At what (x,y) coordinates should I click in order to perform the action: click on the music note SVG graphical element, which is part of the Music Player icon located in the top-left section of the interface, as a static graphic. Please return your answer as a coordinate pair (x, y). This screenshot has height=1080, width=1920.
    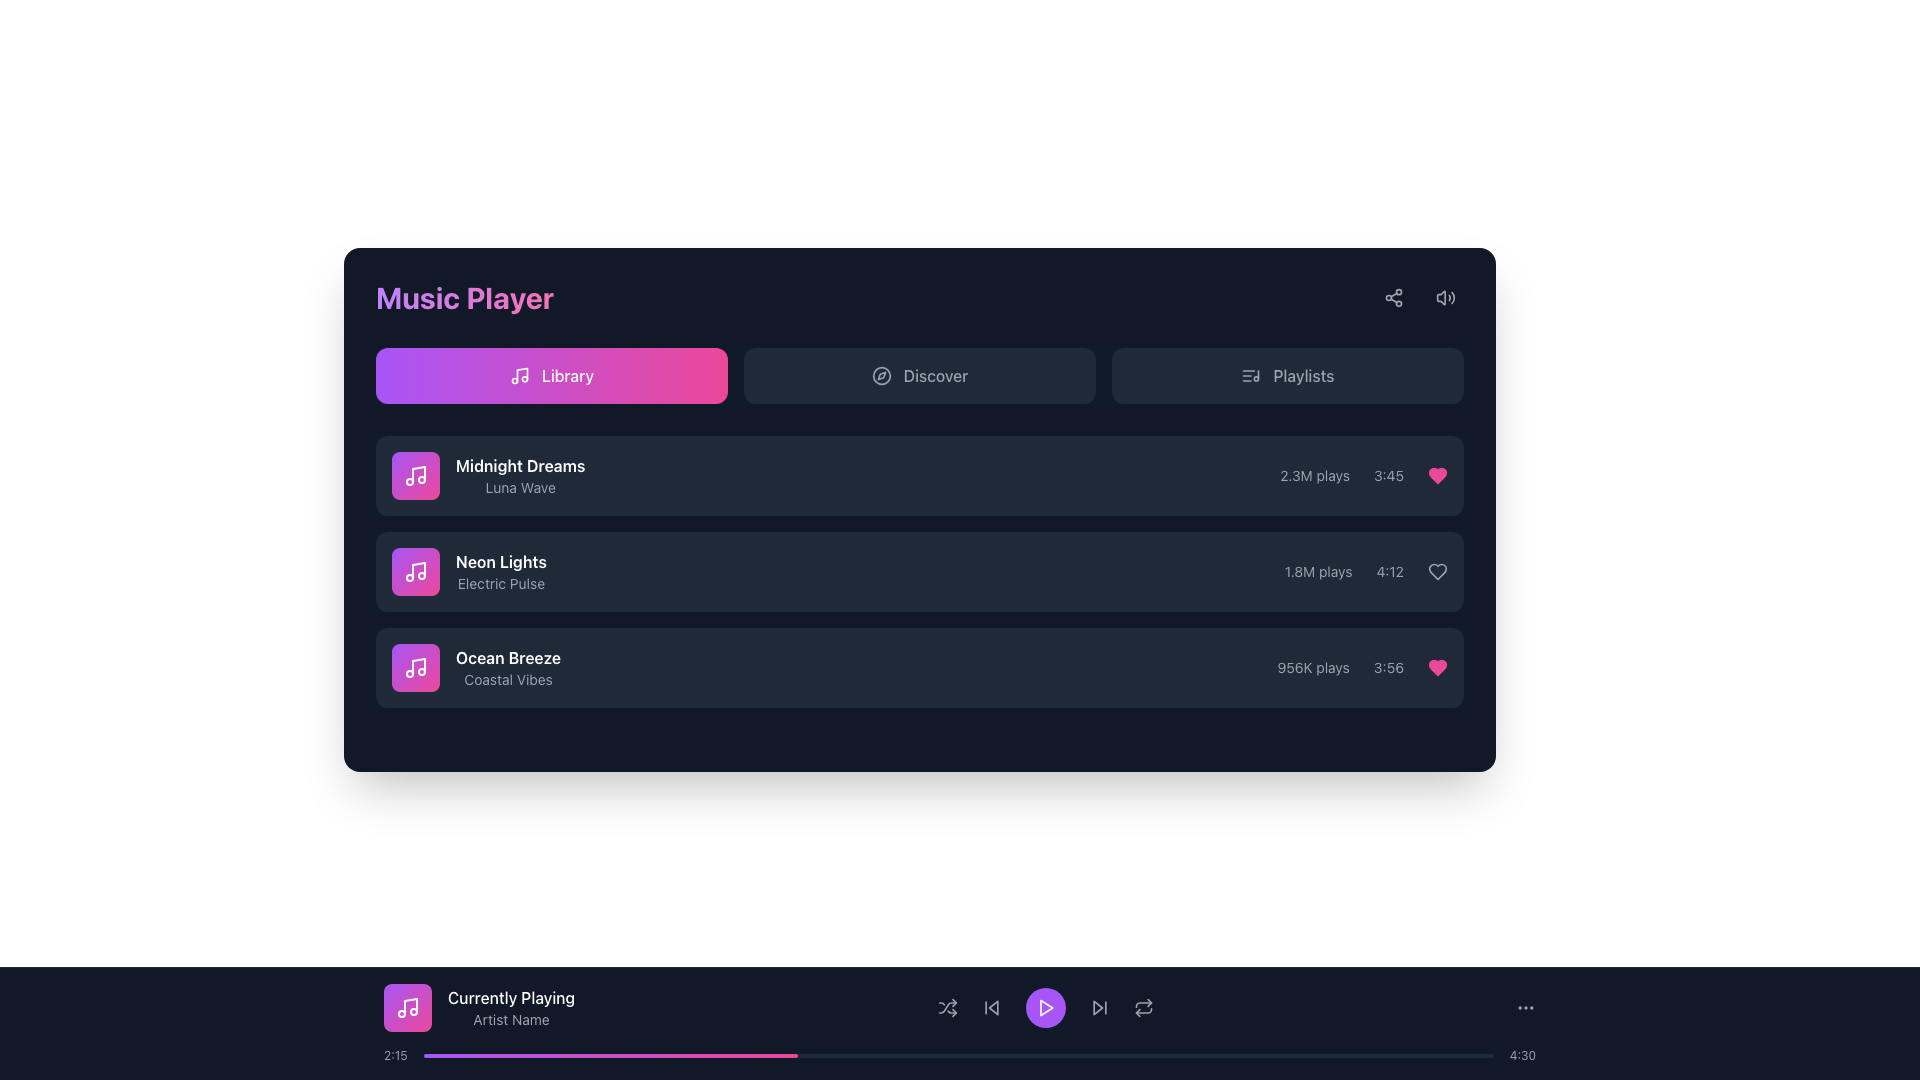
    Looking at the image, I should click on (417, 666).